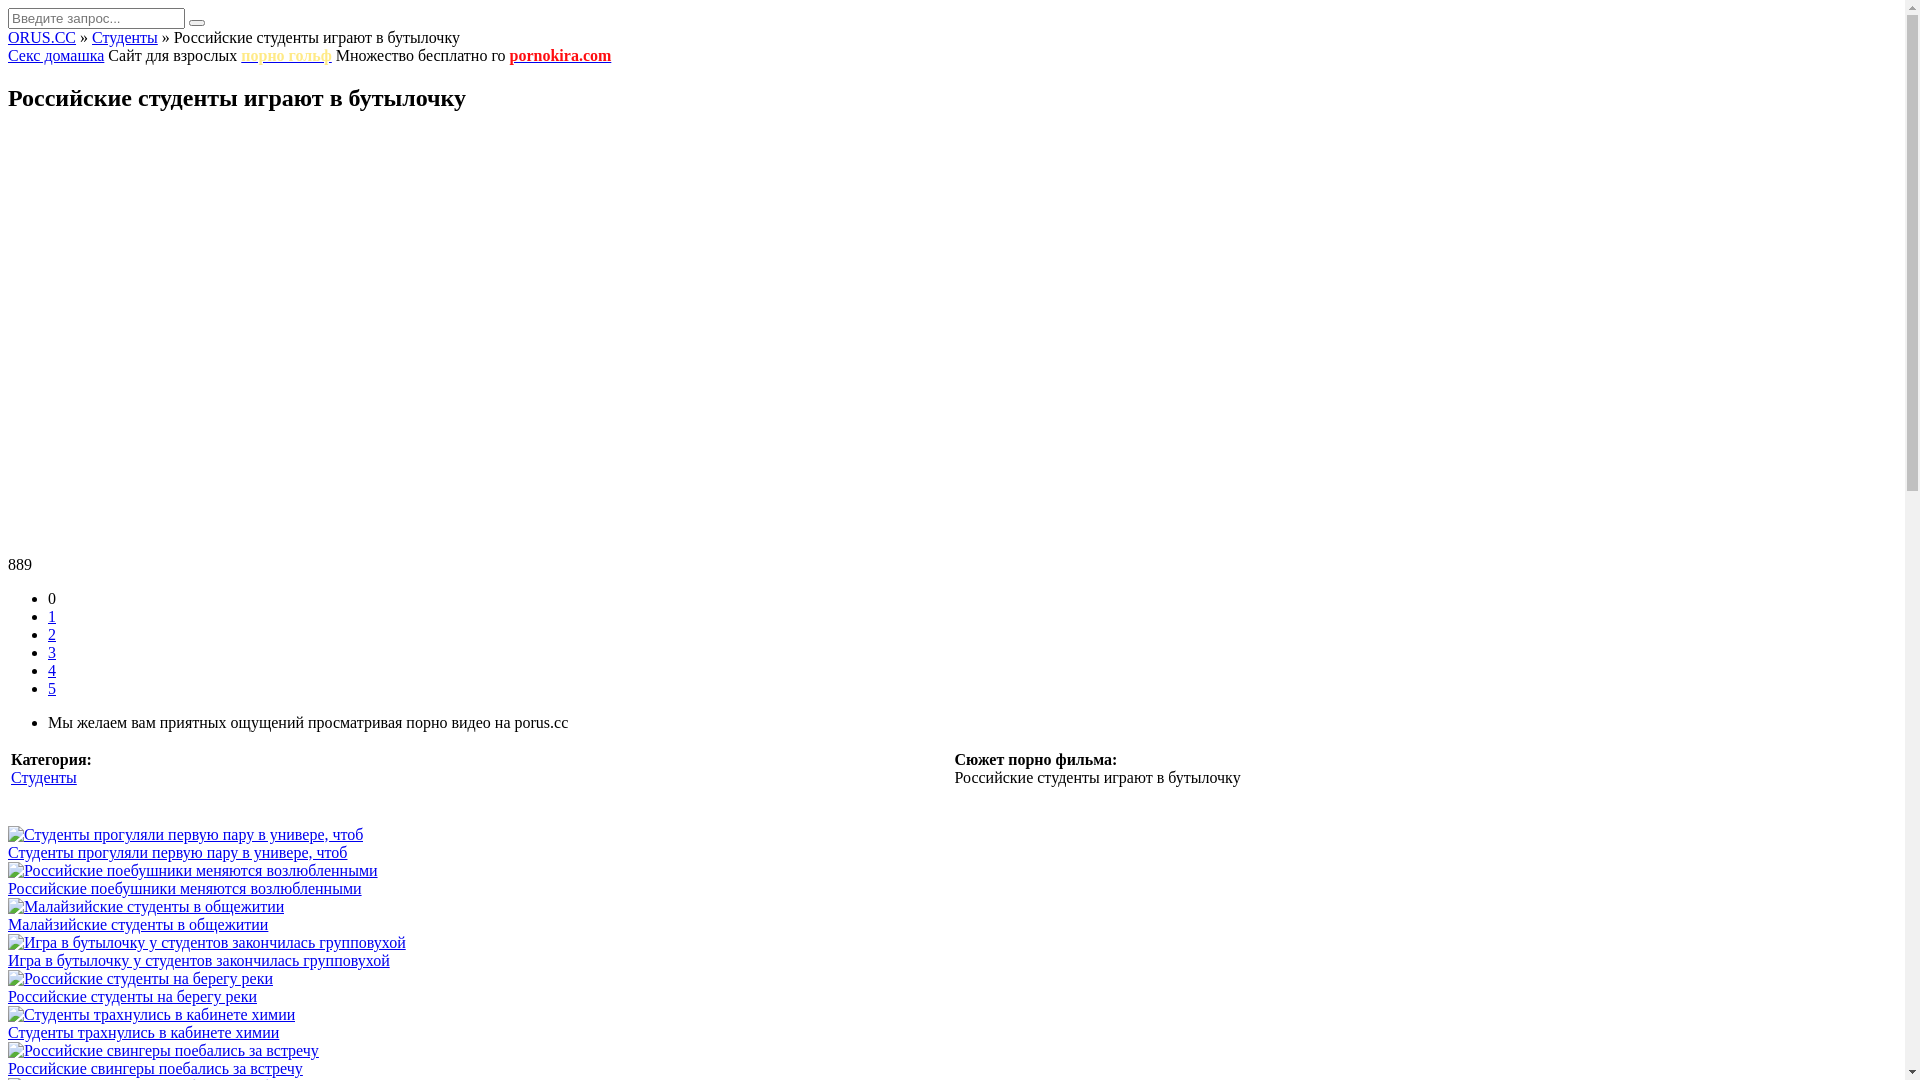 This screenshot has height=1080, width=1920. What do you see at coordinates (52, 687) in the screenshot?
I see `'5'` at bounding box center [52, 687].